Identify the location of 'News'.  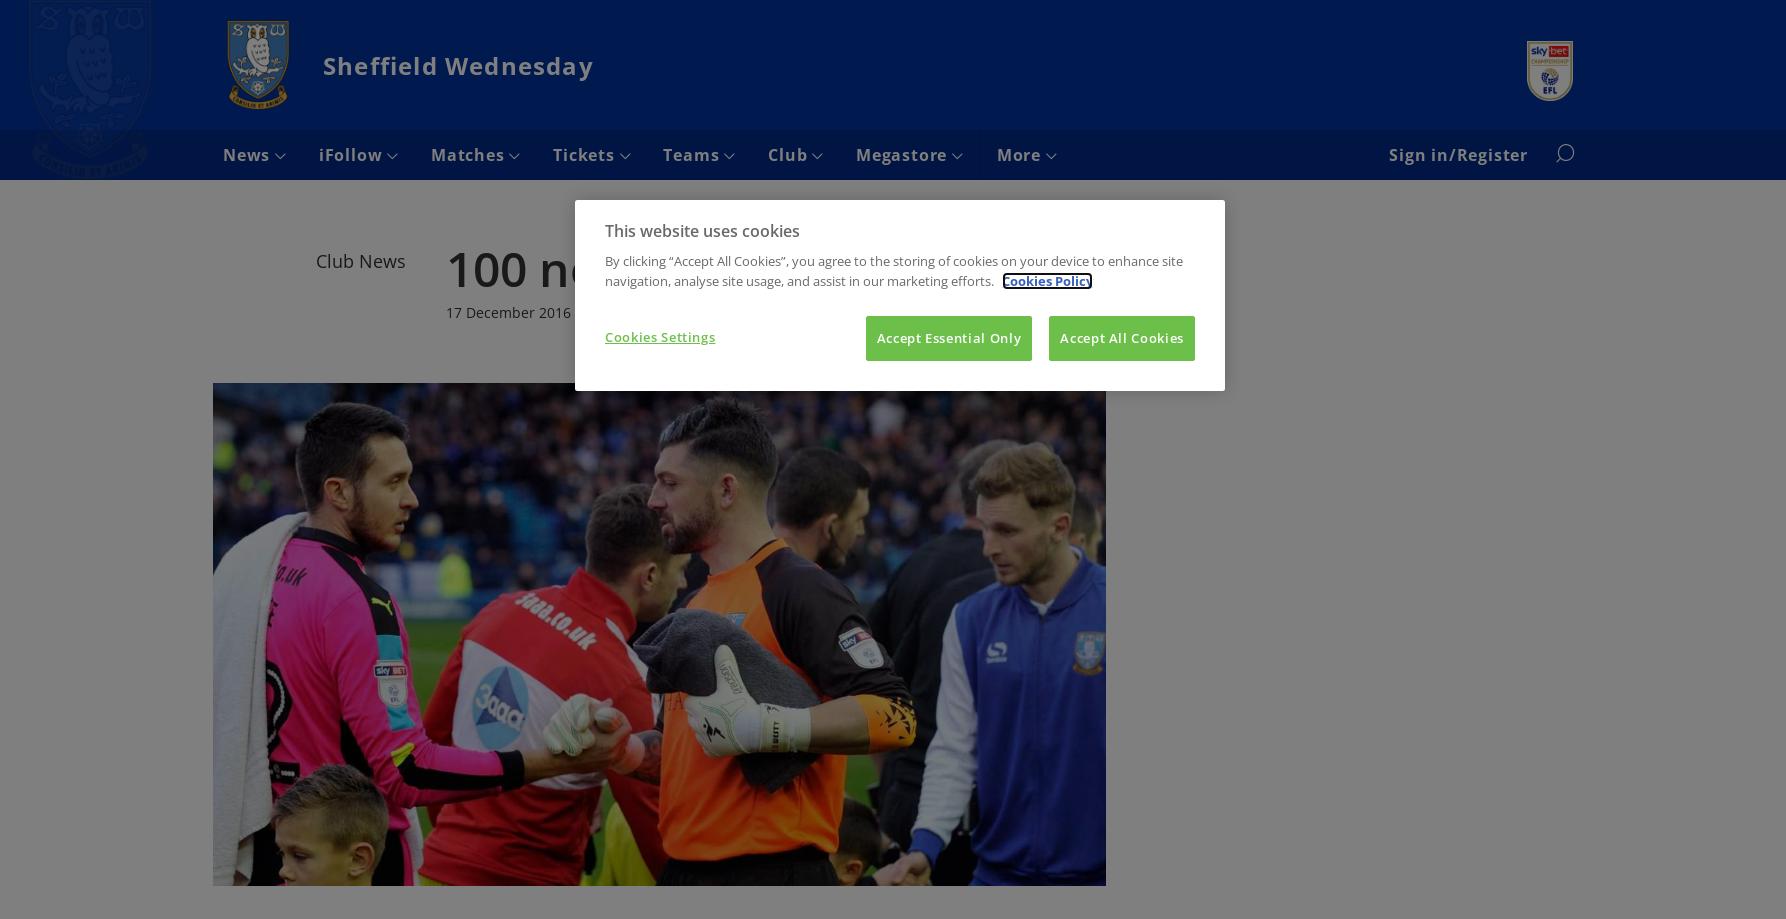
(247, 154).